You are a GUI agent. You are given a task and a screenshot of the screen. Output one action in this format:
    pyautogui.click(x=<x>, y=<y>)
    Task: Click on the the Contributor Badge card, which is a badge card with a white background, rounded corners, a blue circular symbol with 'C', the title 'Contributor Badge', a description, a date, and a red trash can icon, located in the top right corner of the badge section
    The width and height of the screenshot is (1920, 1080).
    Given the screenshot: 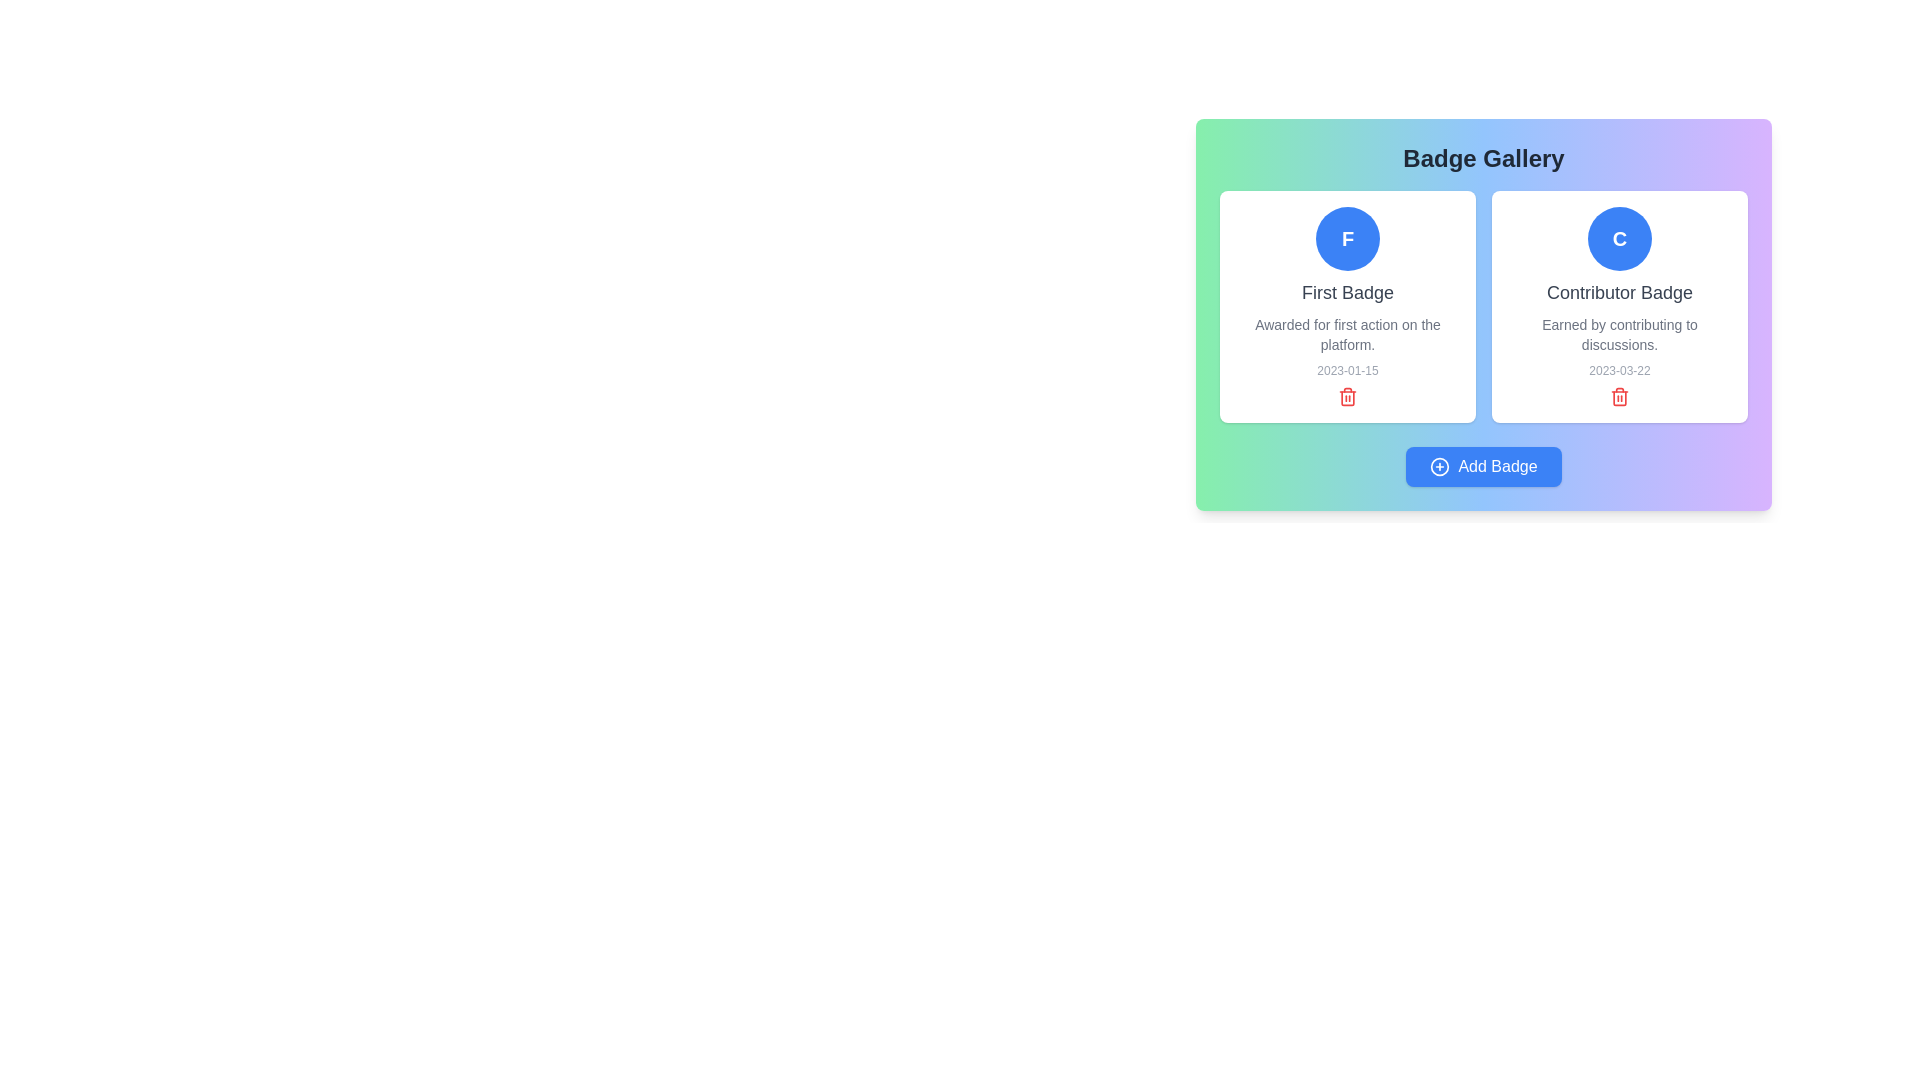 What is the action you would take?
    pyautogui.click(x=1620, y=307)
    